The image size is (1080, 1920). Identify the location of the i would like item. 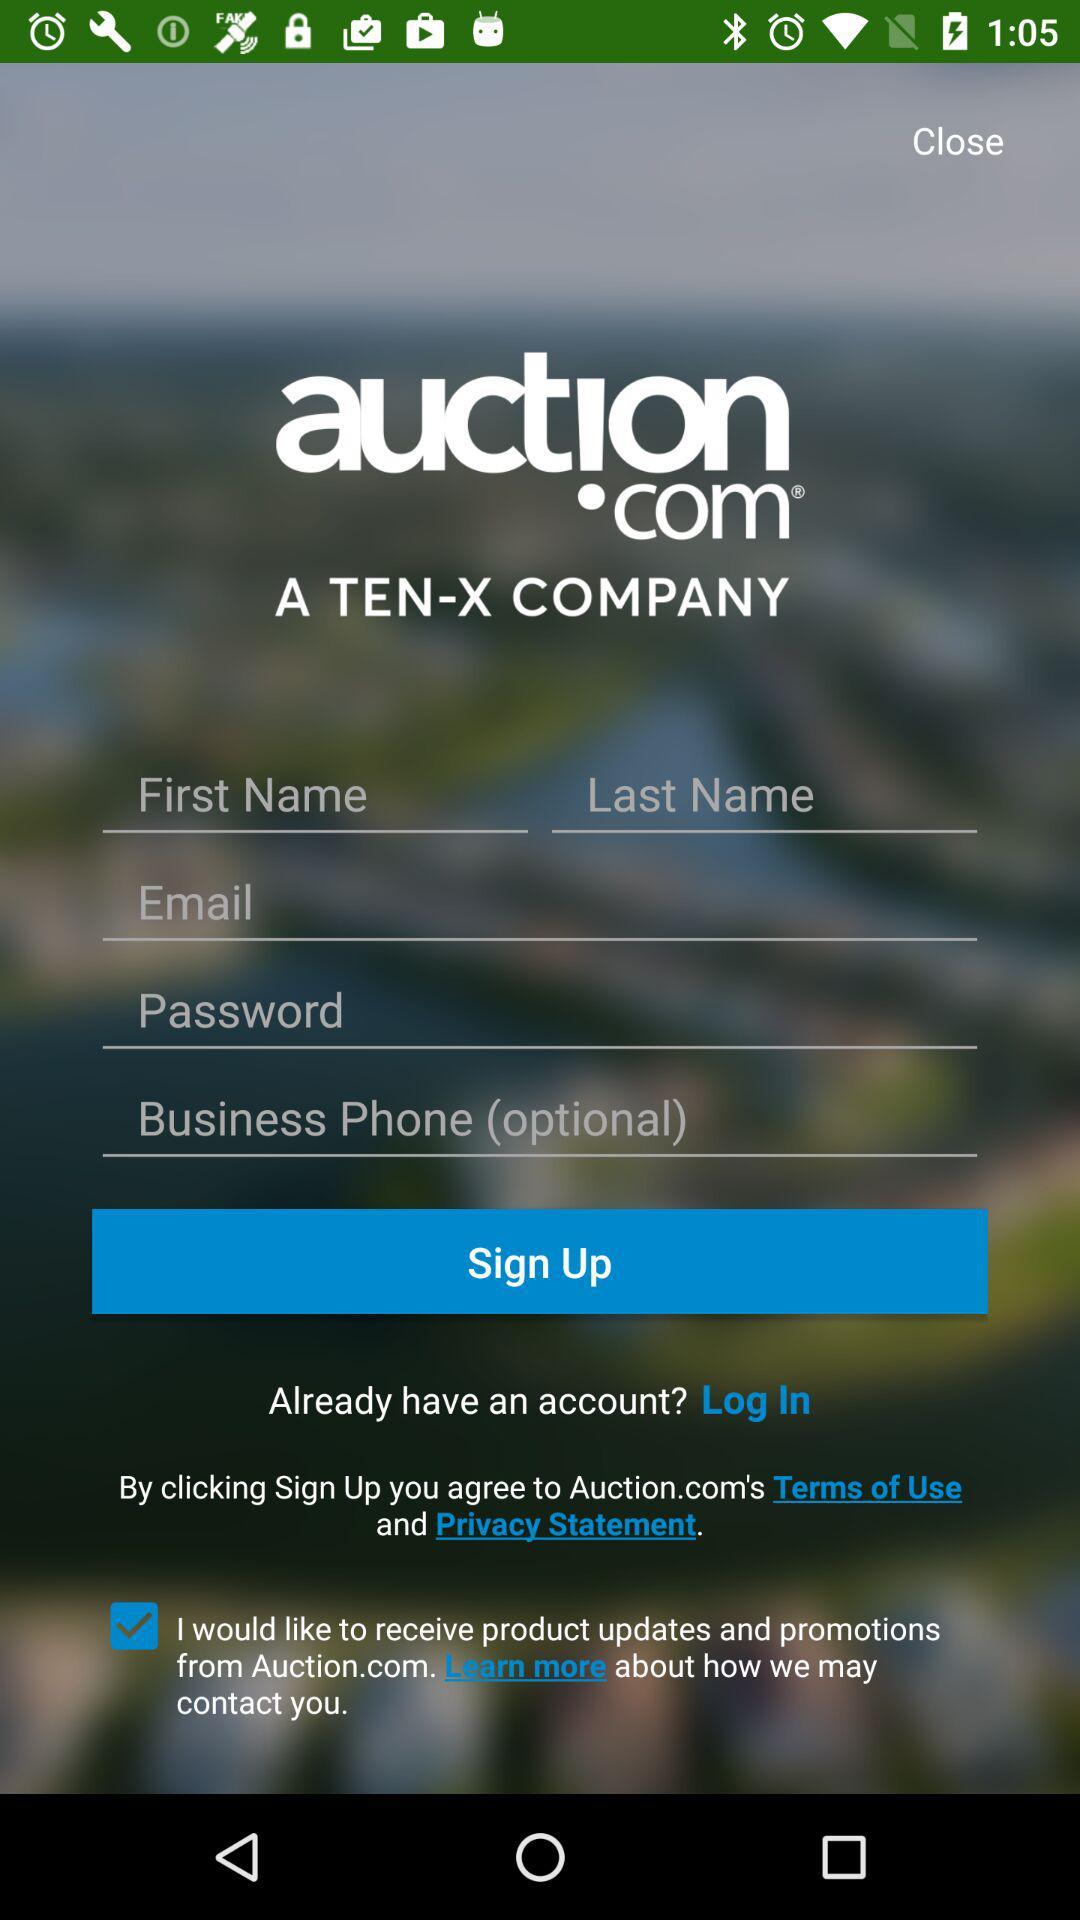
(582, 1664).